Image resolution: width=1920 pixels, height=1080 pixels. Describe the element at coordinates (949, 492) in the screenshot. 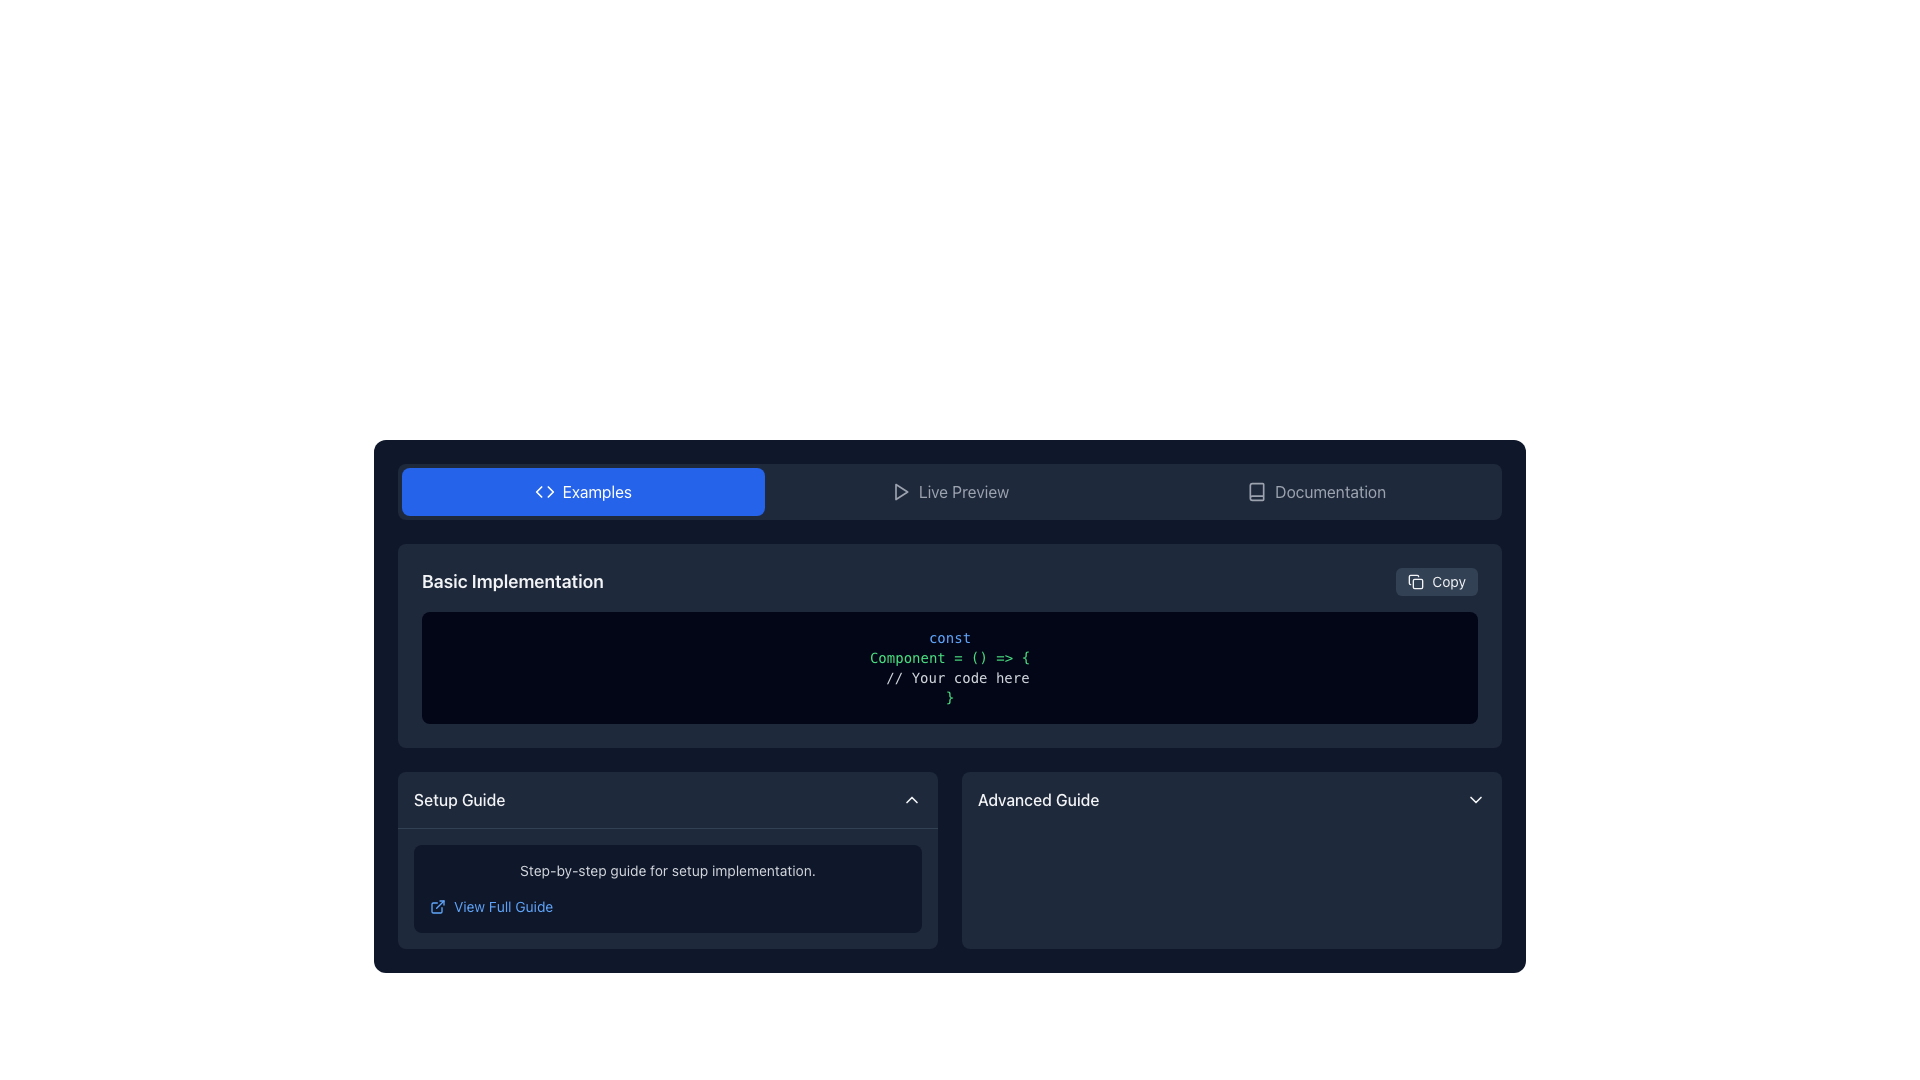

I see `the 'Live Preview' button, which is the second button in a group of three` at that location.